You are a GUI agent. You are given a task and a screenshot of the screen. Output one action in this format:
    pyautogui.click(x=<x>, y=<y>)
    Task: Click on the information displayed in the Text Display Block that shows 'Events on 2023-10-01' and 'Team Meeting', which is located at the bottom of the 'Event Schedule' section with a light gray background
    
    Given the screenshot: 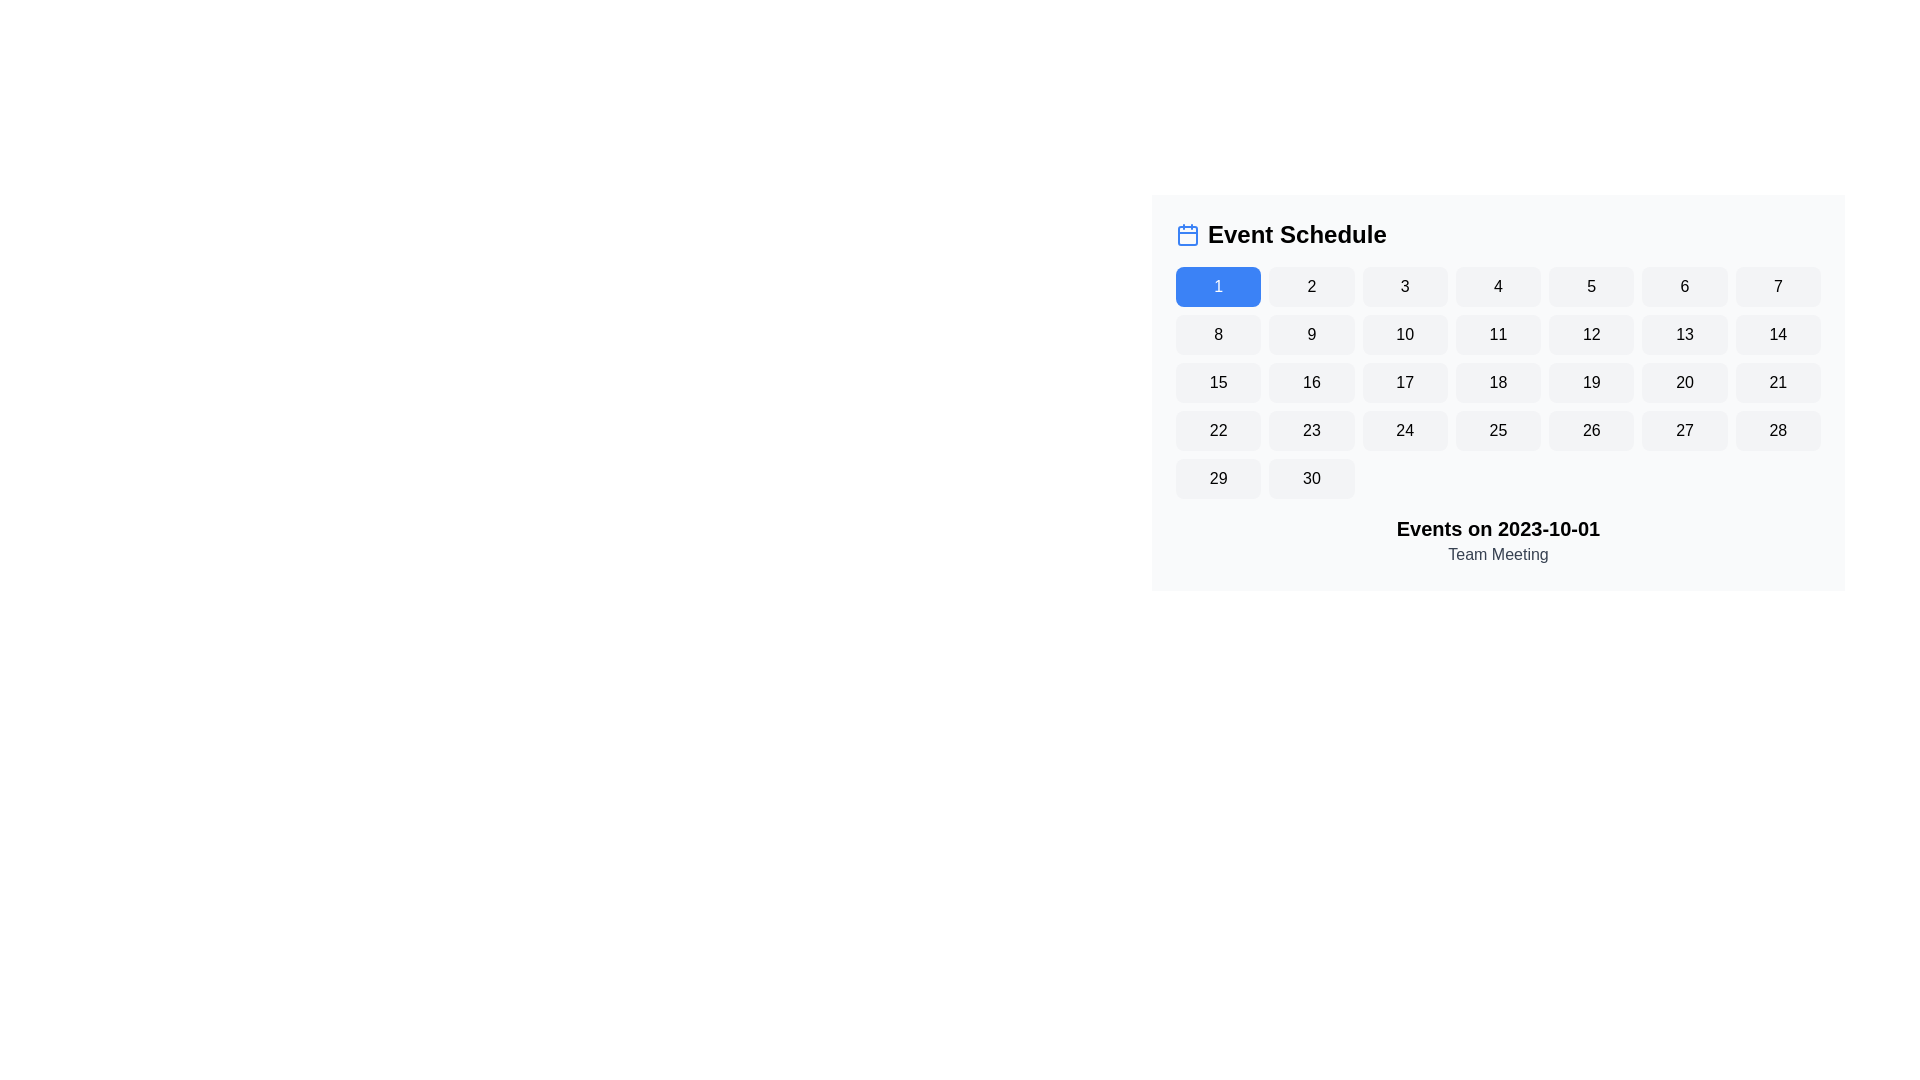 What is the action you would take?
    pyautogui.click(x=1498, y=540)
    